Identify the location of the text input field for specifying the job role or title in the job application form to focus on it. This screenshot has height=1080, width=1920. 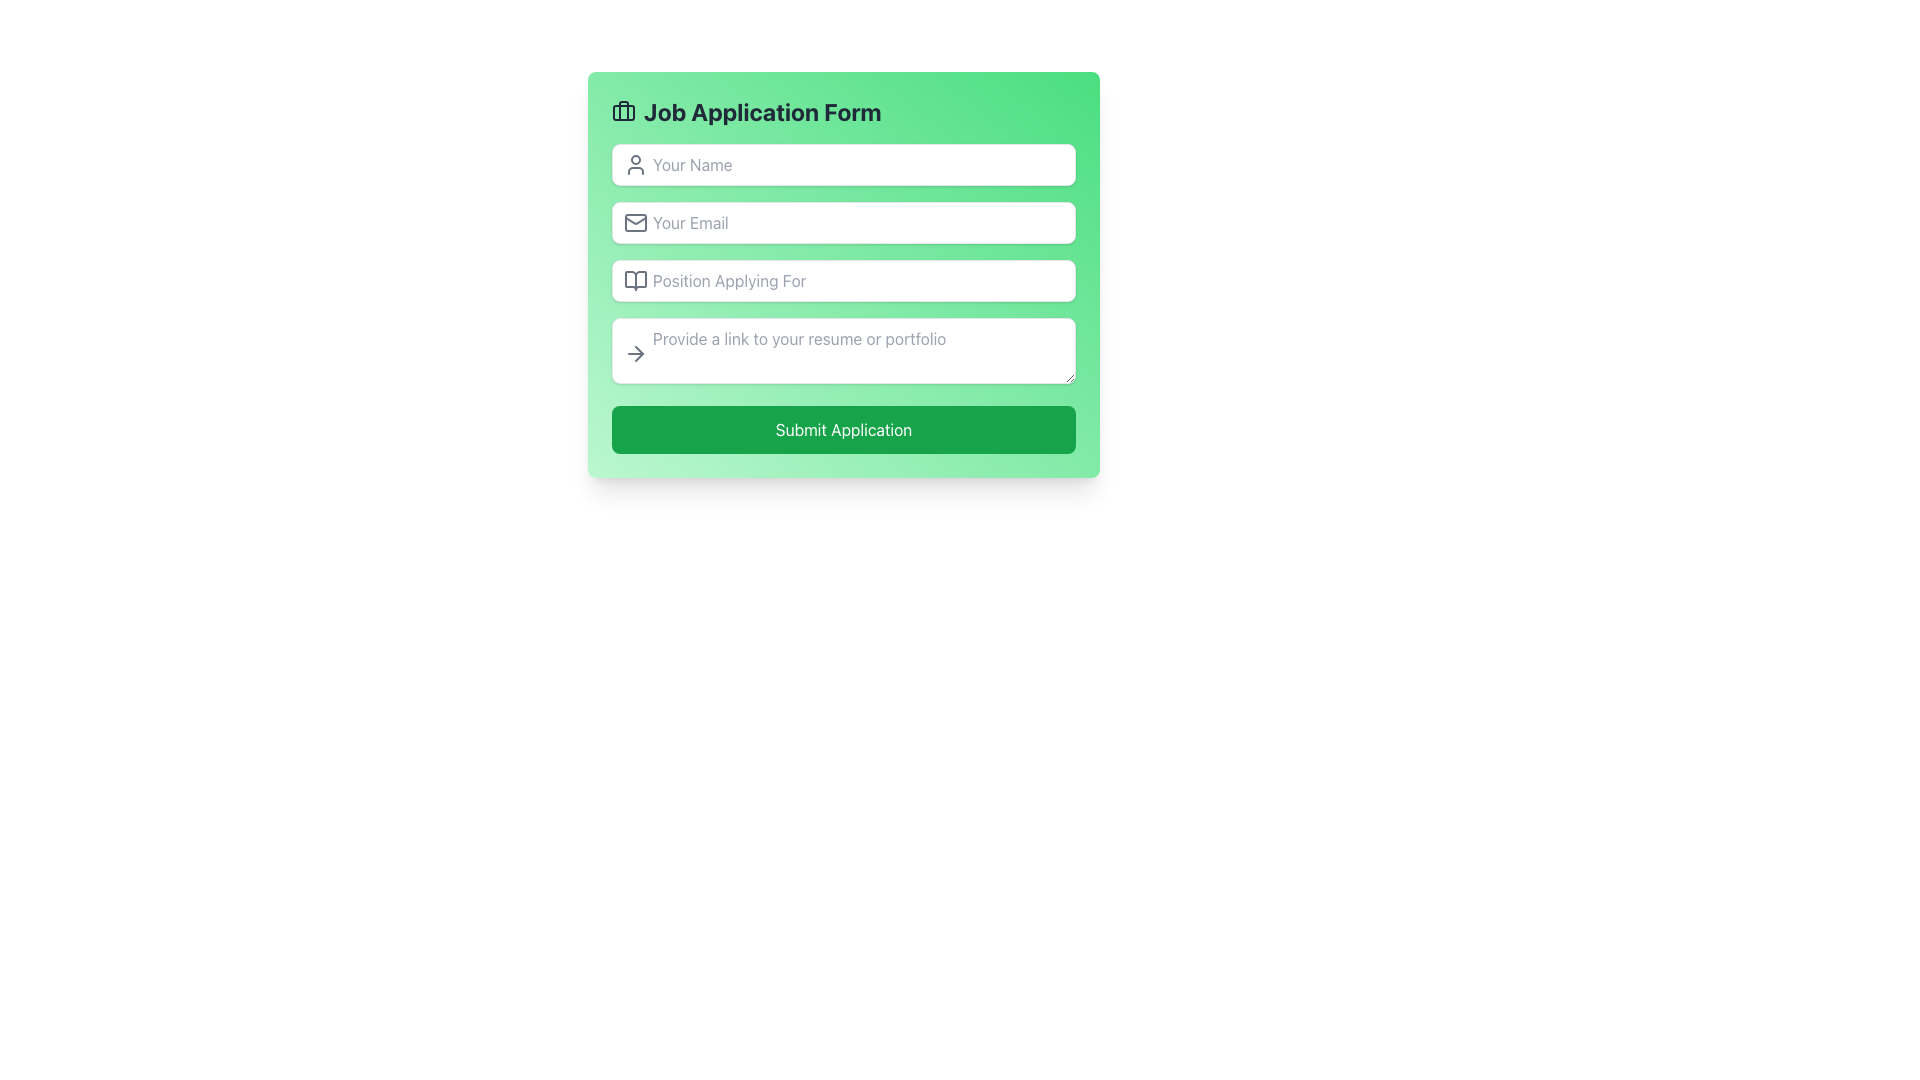
(844, 299).